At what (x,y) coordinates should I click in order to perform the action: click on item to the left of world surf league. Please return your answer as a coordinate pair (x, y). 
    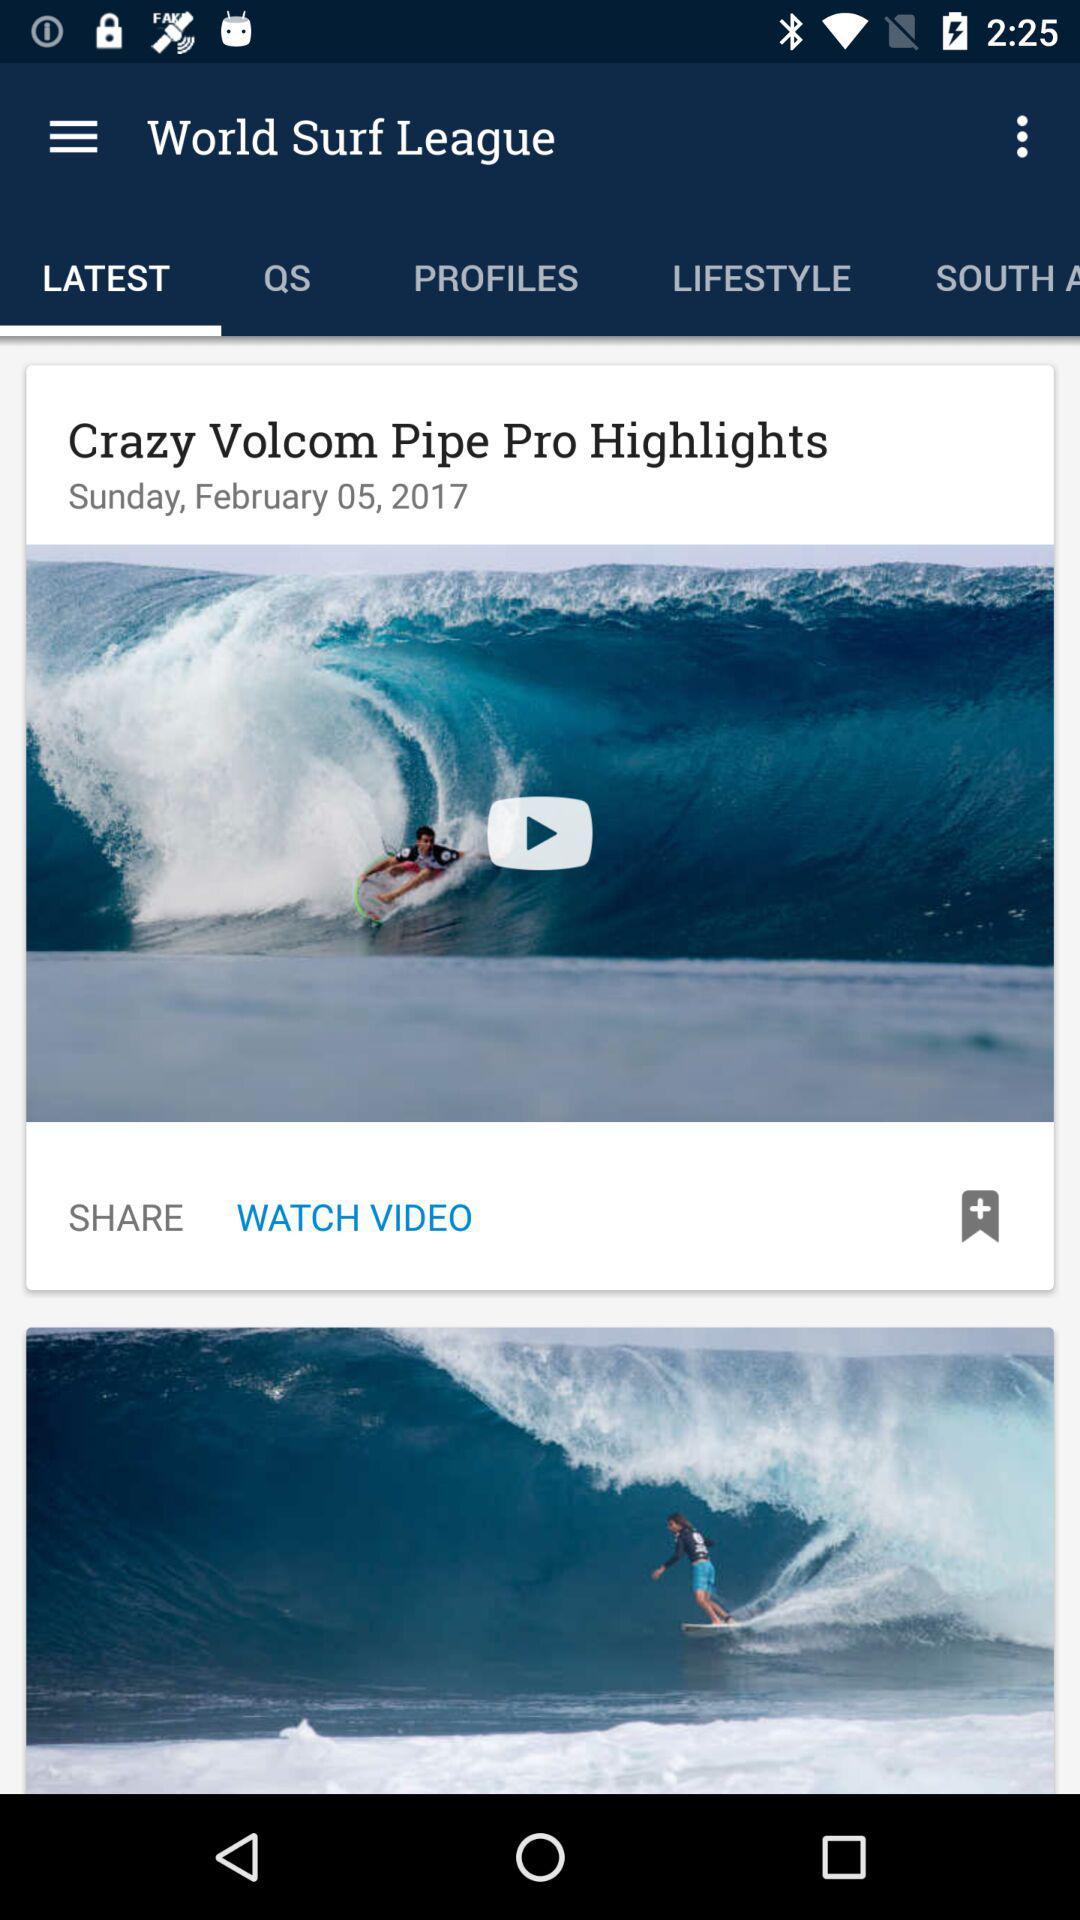
    Looking at the image, I should click on (72, 135).